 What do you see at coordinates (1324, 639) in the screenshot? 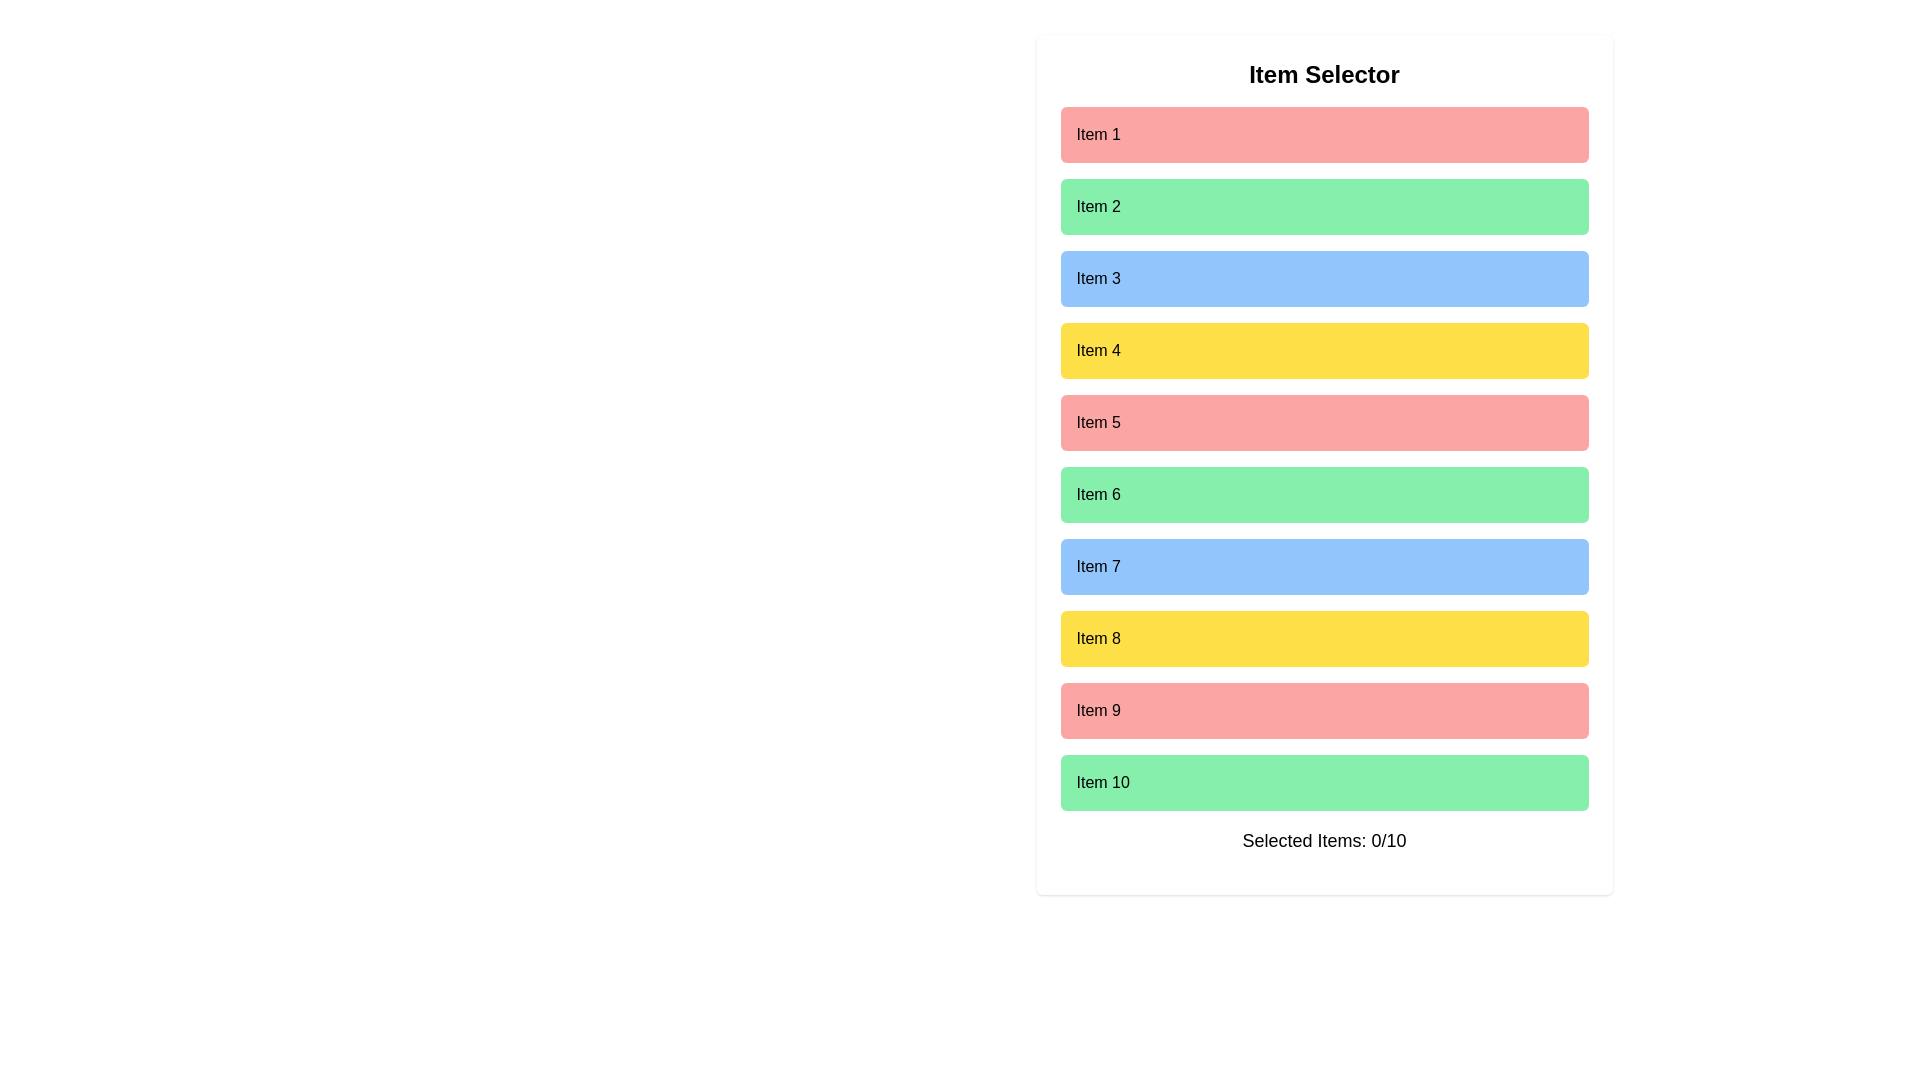
I see `the Button-like UI component representing 'Item 8' in the vertically arranged list` at bounding box center [1324, 639].